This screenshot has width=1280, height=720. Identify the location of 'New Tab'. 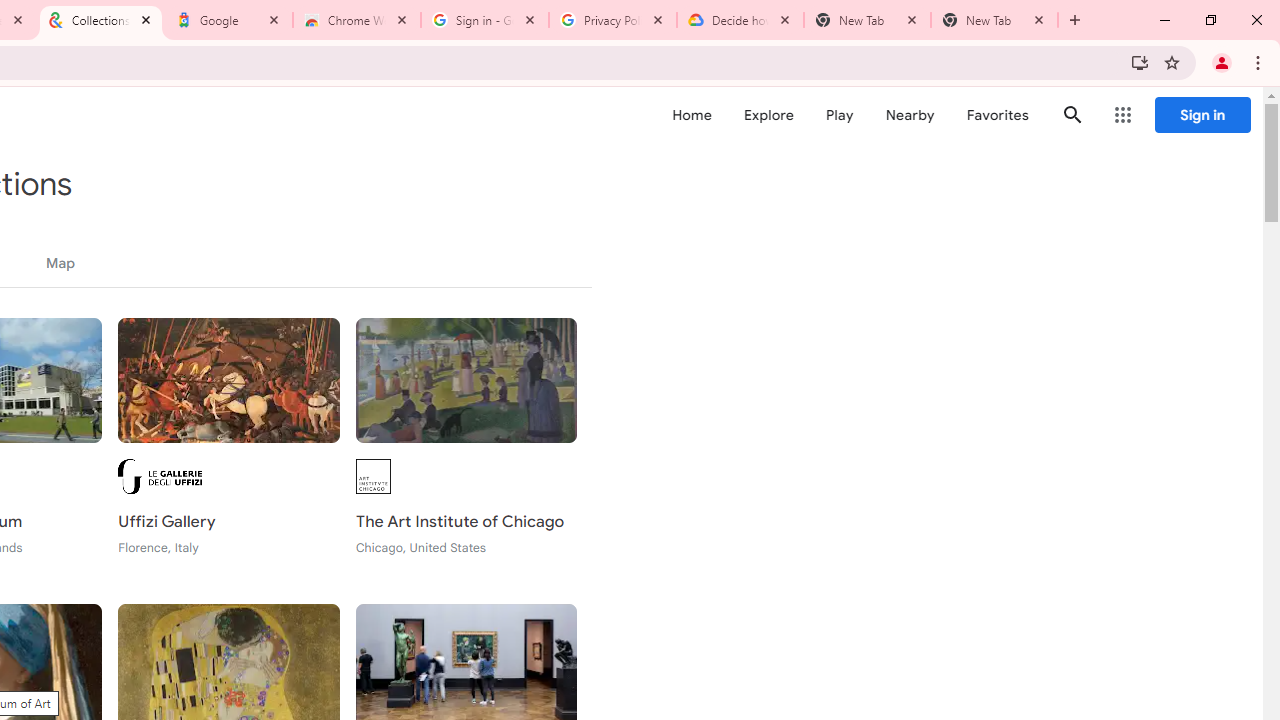
(994, 20).